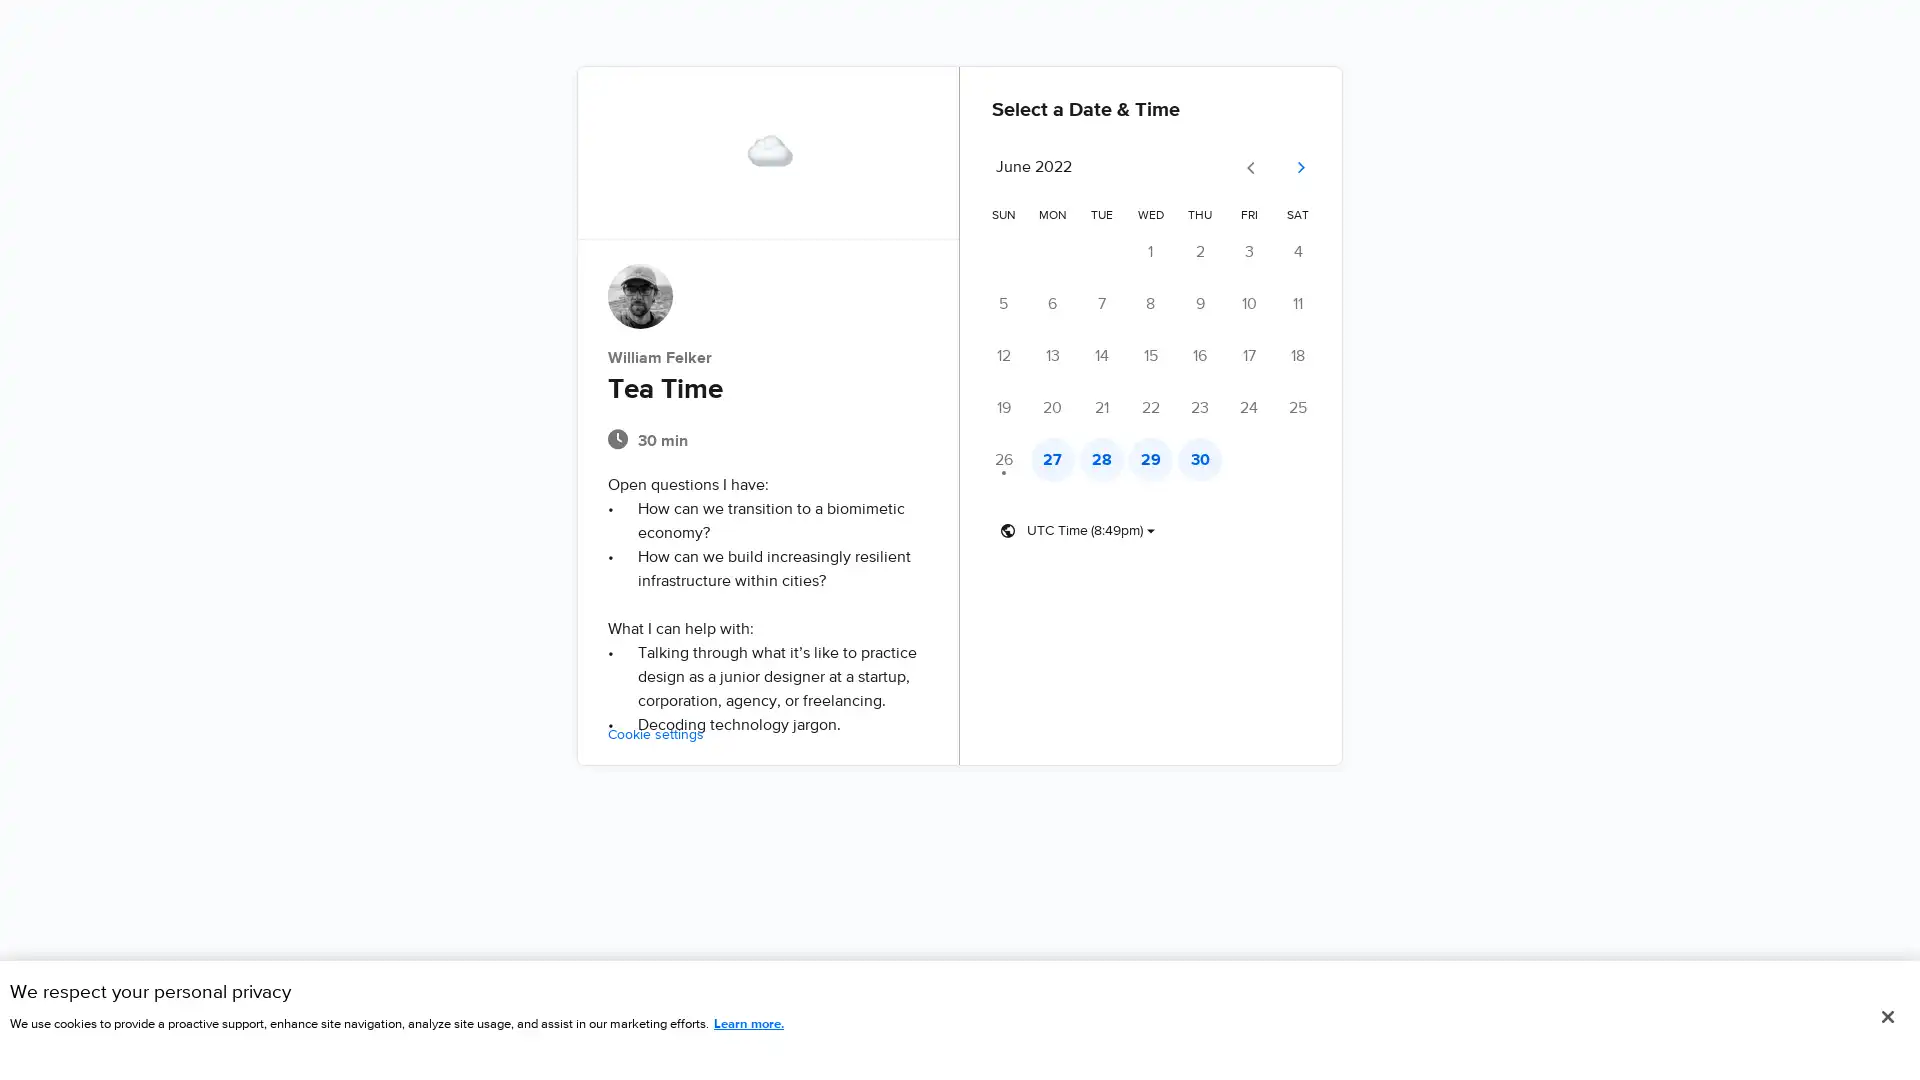 This screenshot has height=1080, width=1920. Describe the element at coordinates (1886, 1017) in the screenshot. I see `Close` at that location.